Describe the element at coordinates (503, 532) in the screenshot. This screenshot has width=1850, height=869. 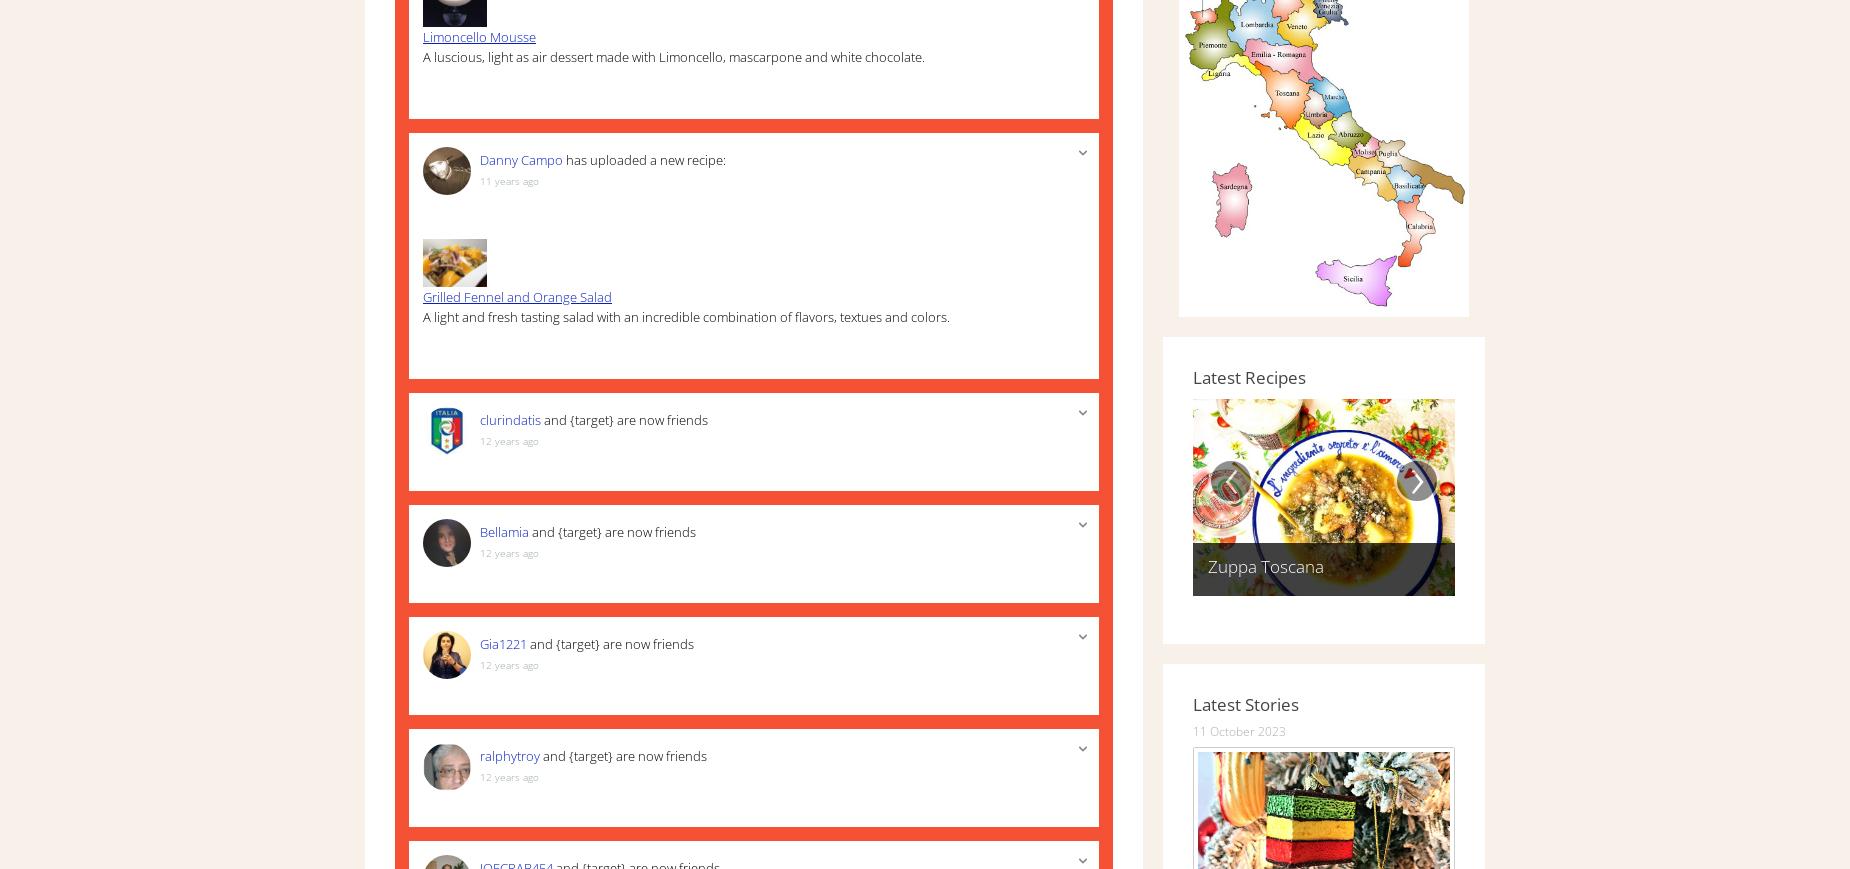
I see `'Bellamia'` at that location.